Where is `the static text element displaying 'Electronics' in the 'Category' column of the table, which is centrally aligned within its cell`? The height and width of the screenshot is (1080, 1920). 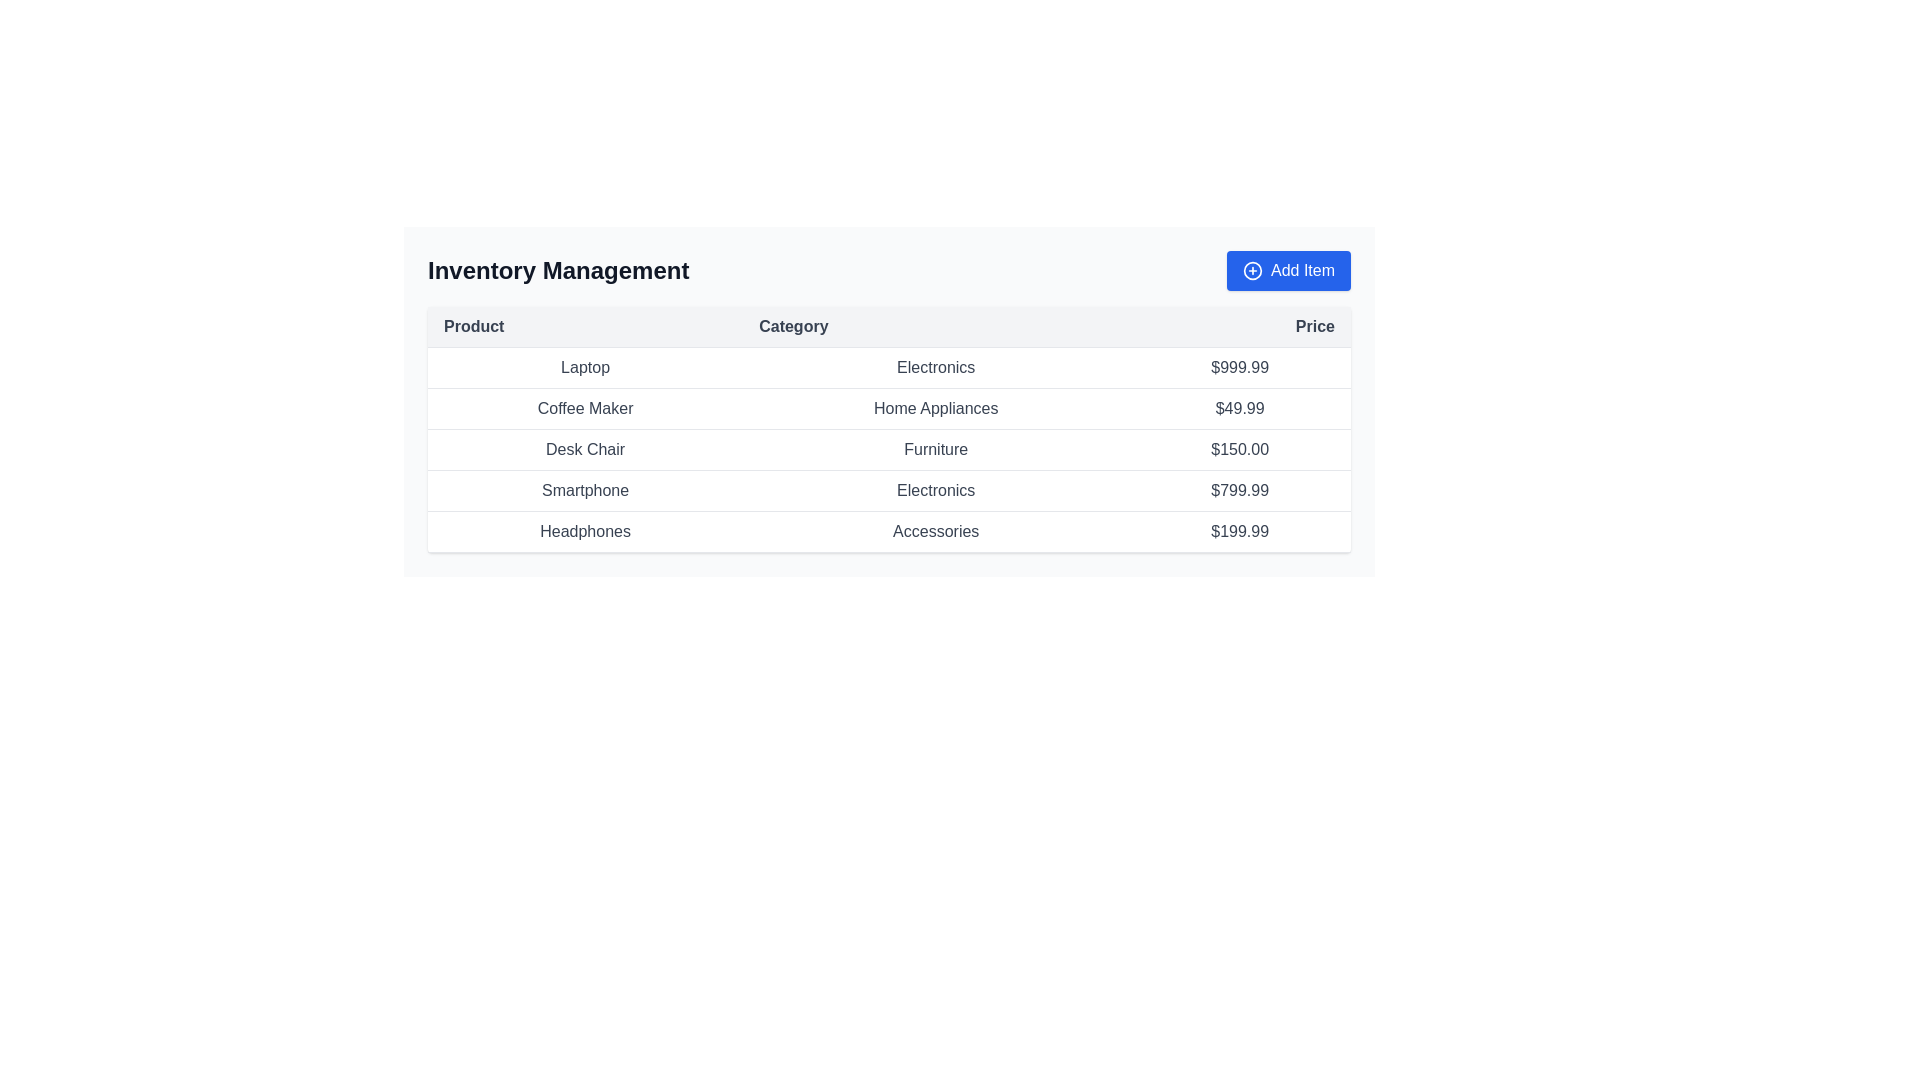 the static text element displaying 'Electronics' in the 'Category' column of the table, which is centrally aligned within its cell is located at coordinates (935, 367).